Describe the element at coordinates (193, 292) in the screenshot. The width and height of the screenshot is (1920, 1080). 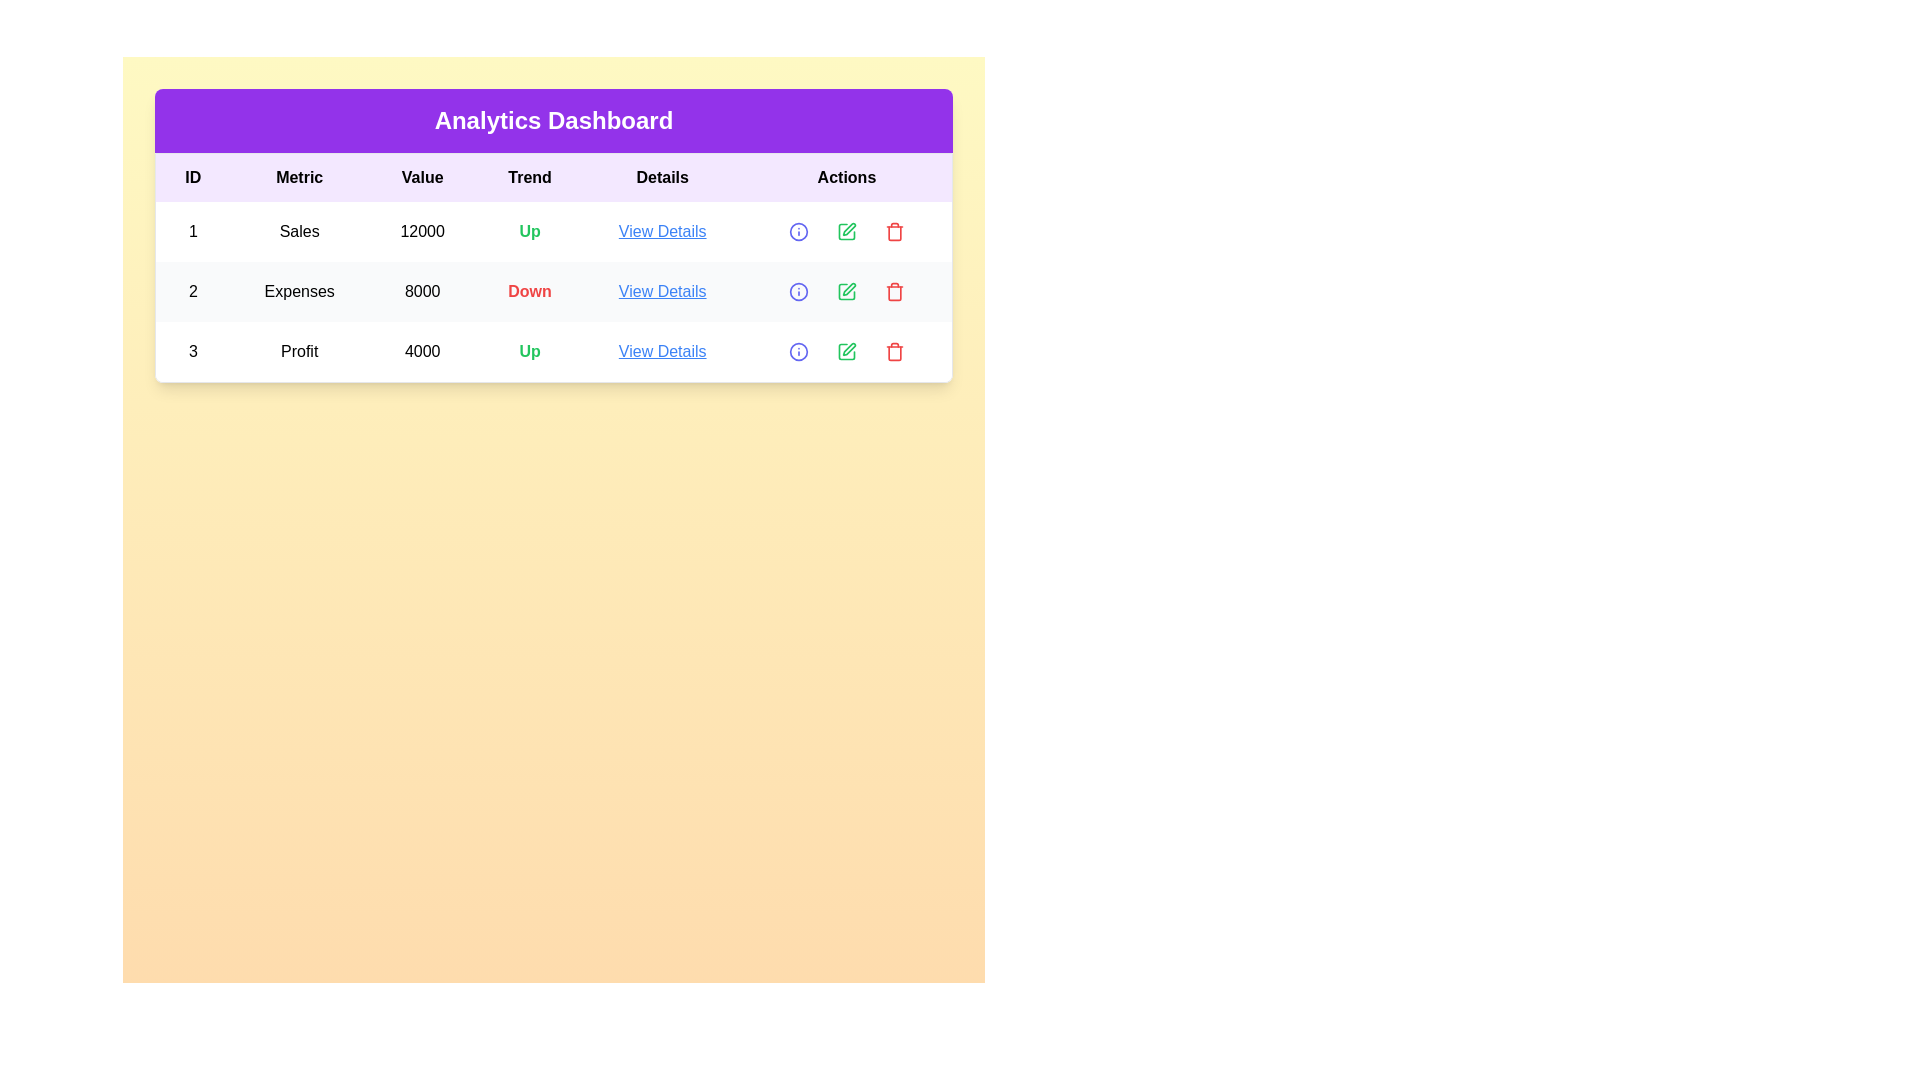
I see `the Text label in the leftmost column of the second row of the table, which serves as an identifier and is located under the 'ID' header, above the number '3'` at that location.